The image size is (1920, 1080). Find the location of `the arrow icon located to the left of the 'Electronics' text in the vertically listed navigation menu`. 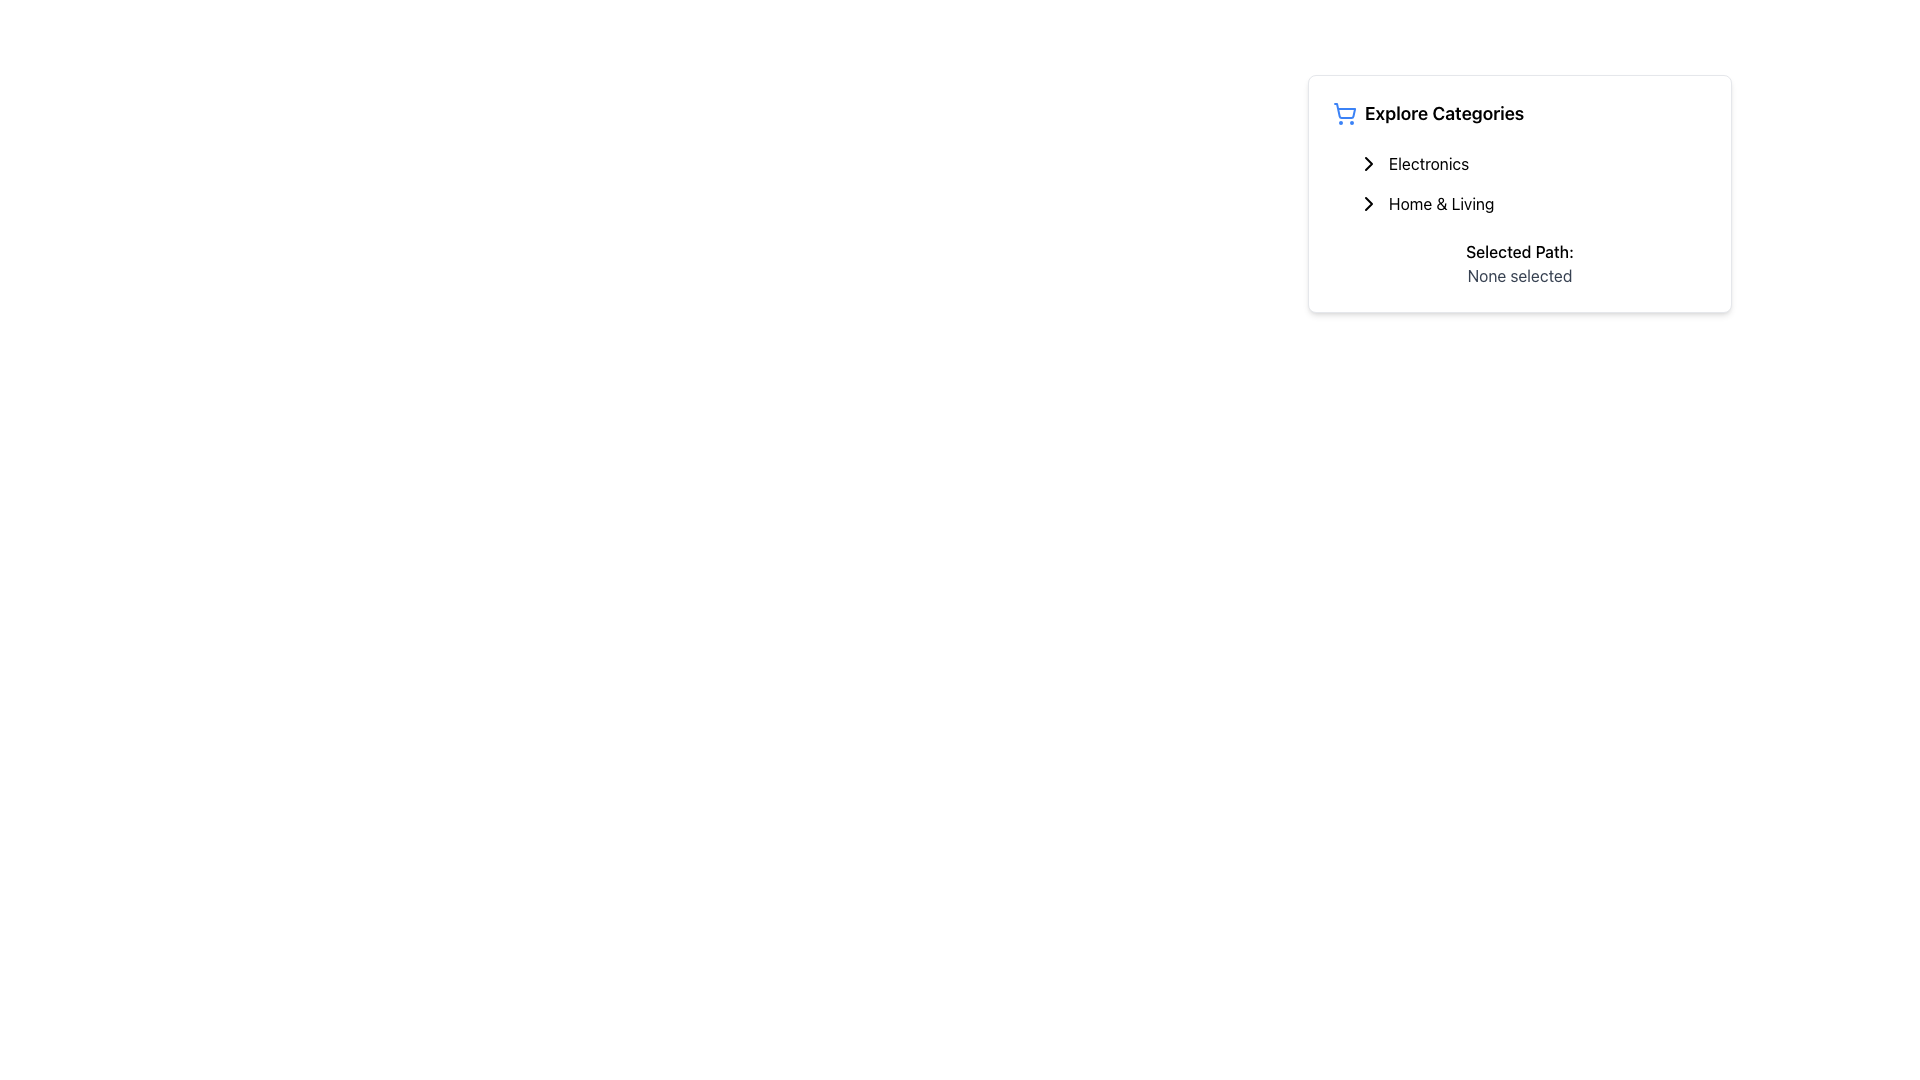

the arrow icon located to the left of the 'Electronics' text in the vertically listed navigation menu is located at coordinates (1367, 163).